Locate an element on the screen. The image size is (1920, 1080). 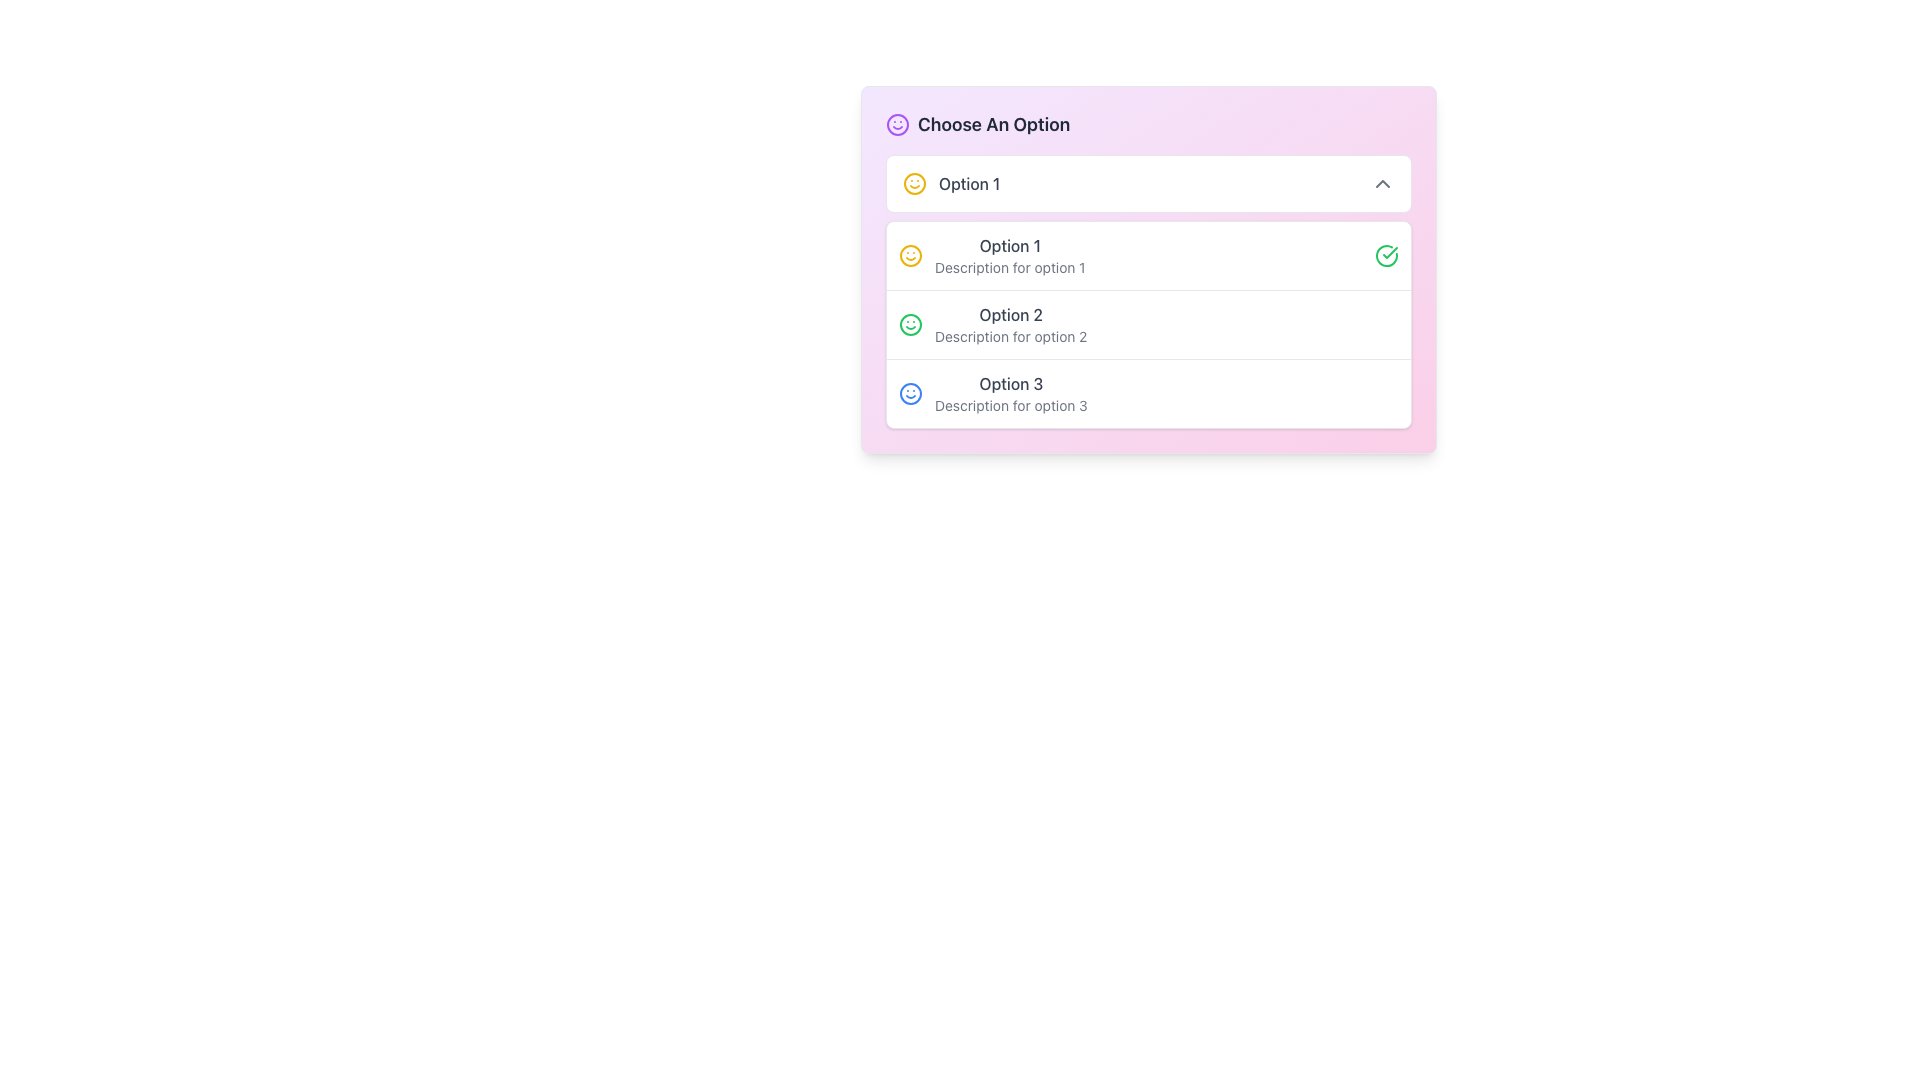
the yellow smiley face icon located adjacent to the text 'Option 1' for additional information is located at coordinates (910, 254).